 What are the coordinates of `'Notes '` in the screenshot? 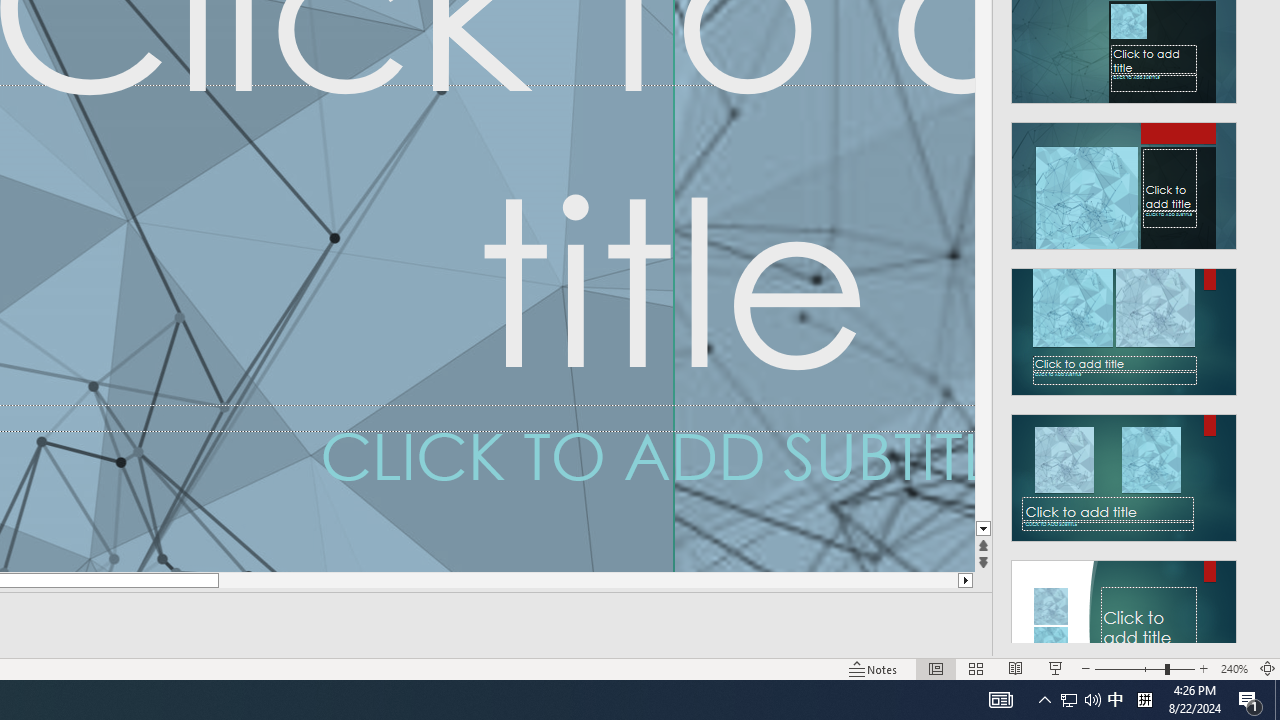 It's located at (874, 669).